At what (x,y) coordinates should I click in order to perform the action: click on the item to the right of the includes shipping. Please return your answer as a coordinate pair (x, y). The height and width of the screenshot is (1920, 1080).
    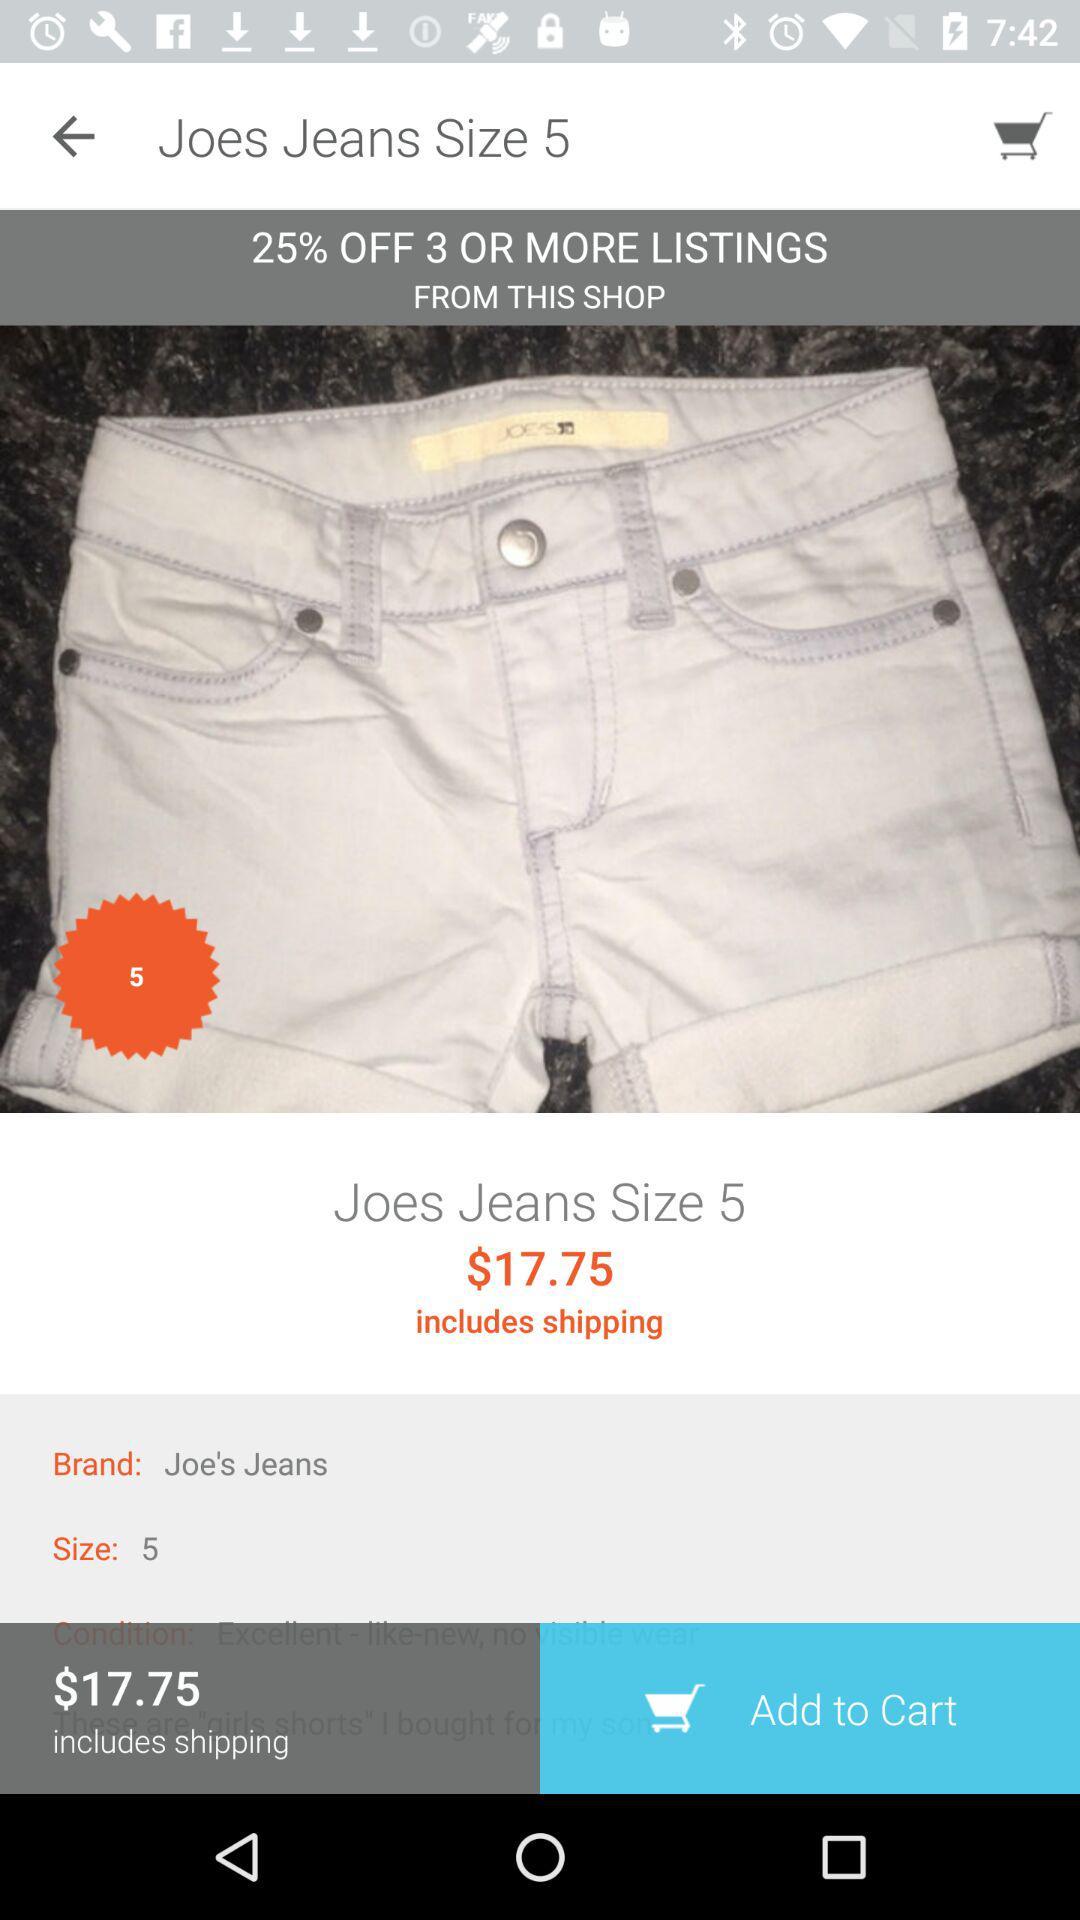
    Looking at the image, I should click on (810, 1707).